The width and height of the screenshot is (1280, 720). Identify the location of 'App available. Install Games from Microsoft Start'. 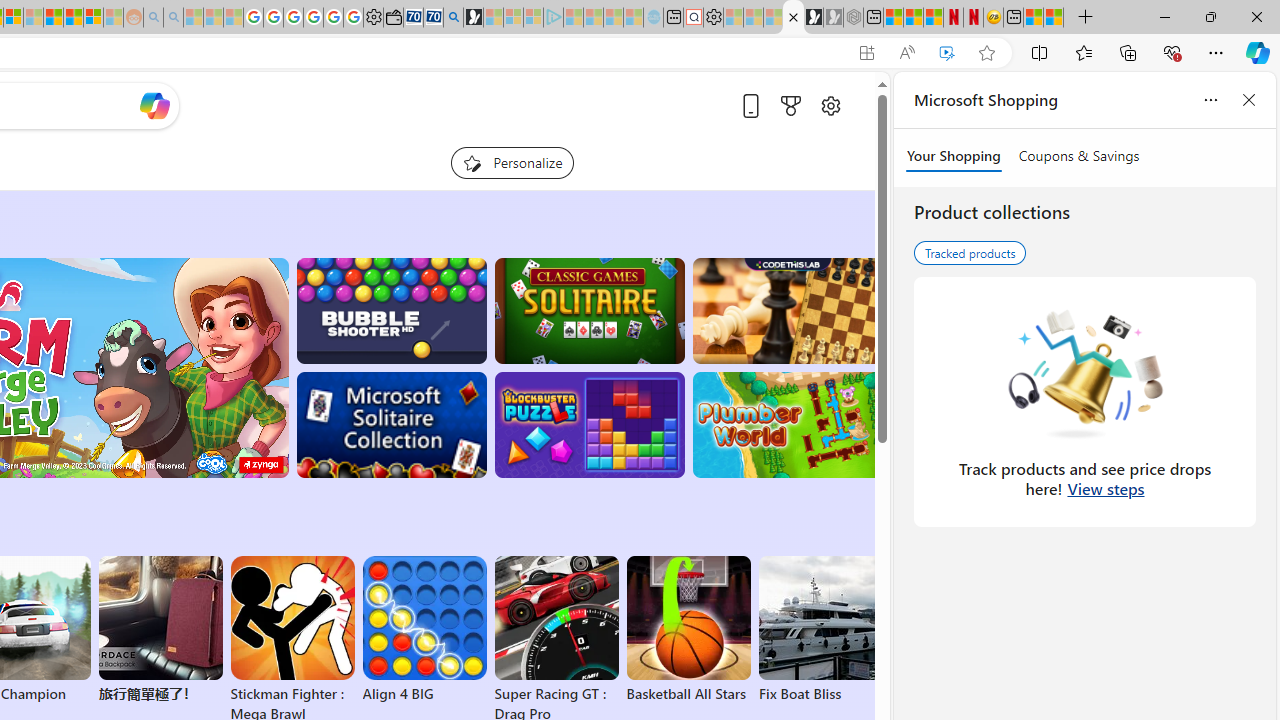
(867, 52).